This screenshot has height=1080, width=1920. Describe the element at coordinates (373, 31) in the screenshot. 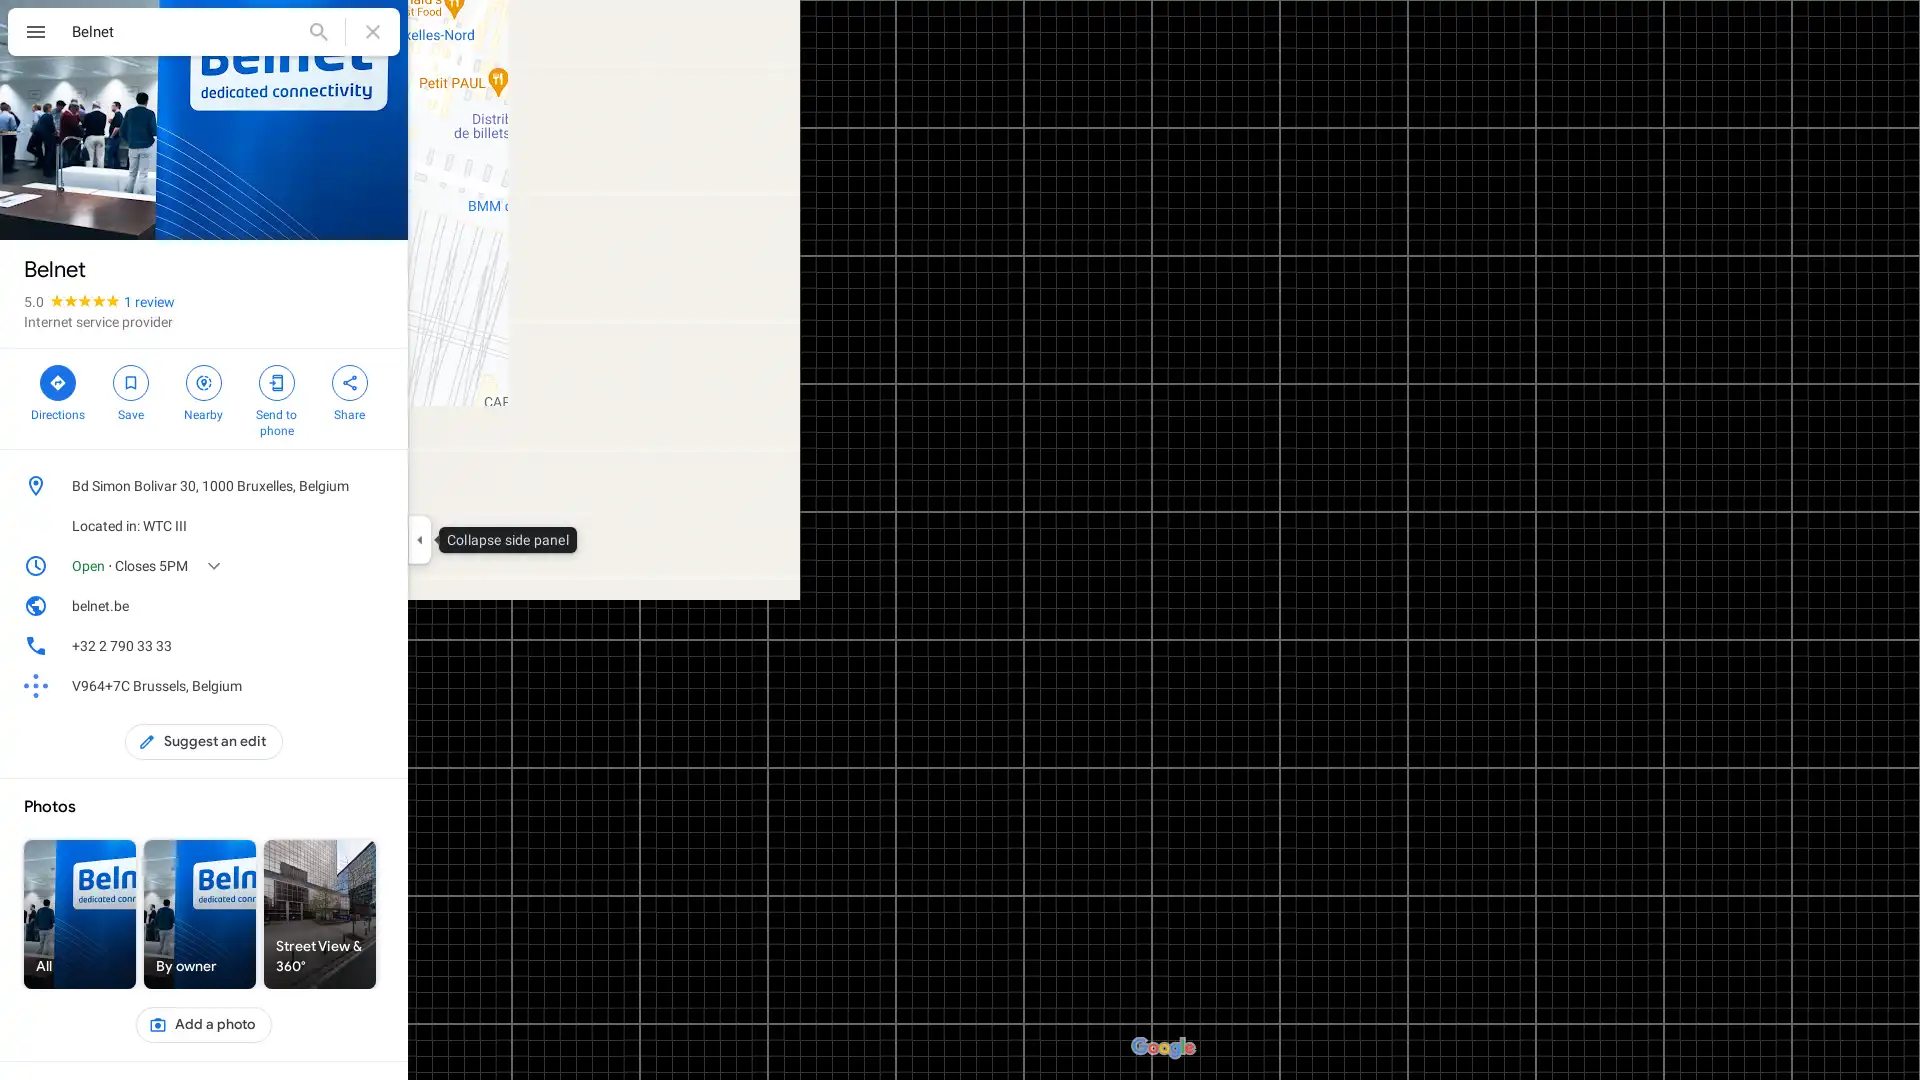

I see `Clear search` at that location.